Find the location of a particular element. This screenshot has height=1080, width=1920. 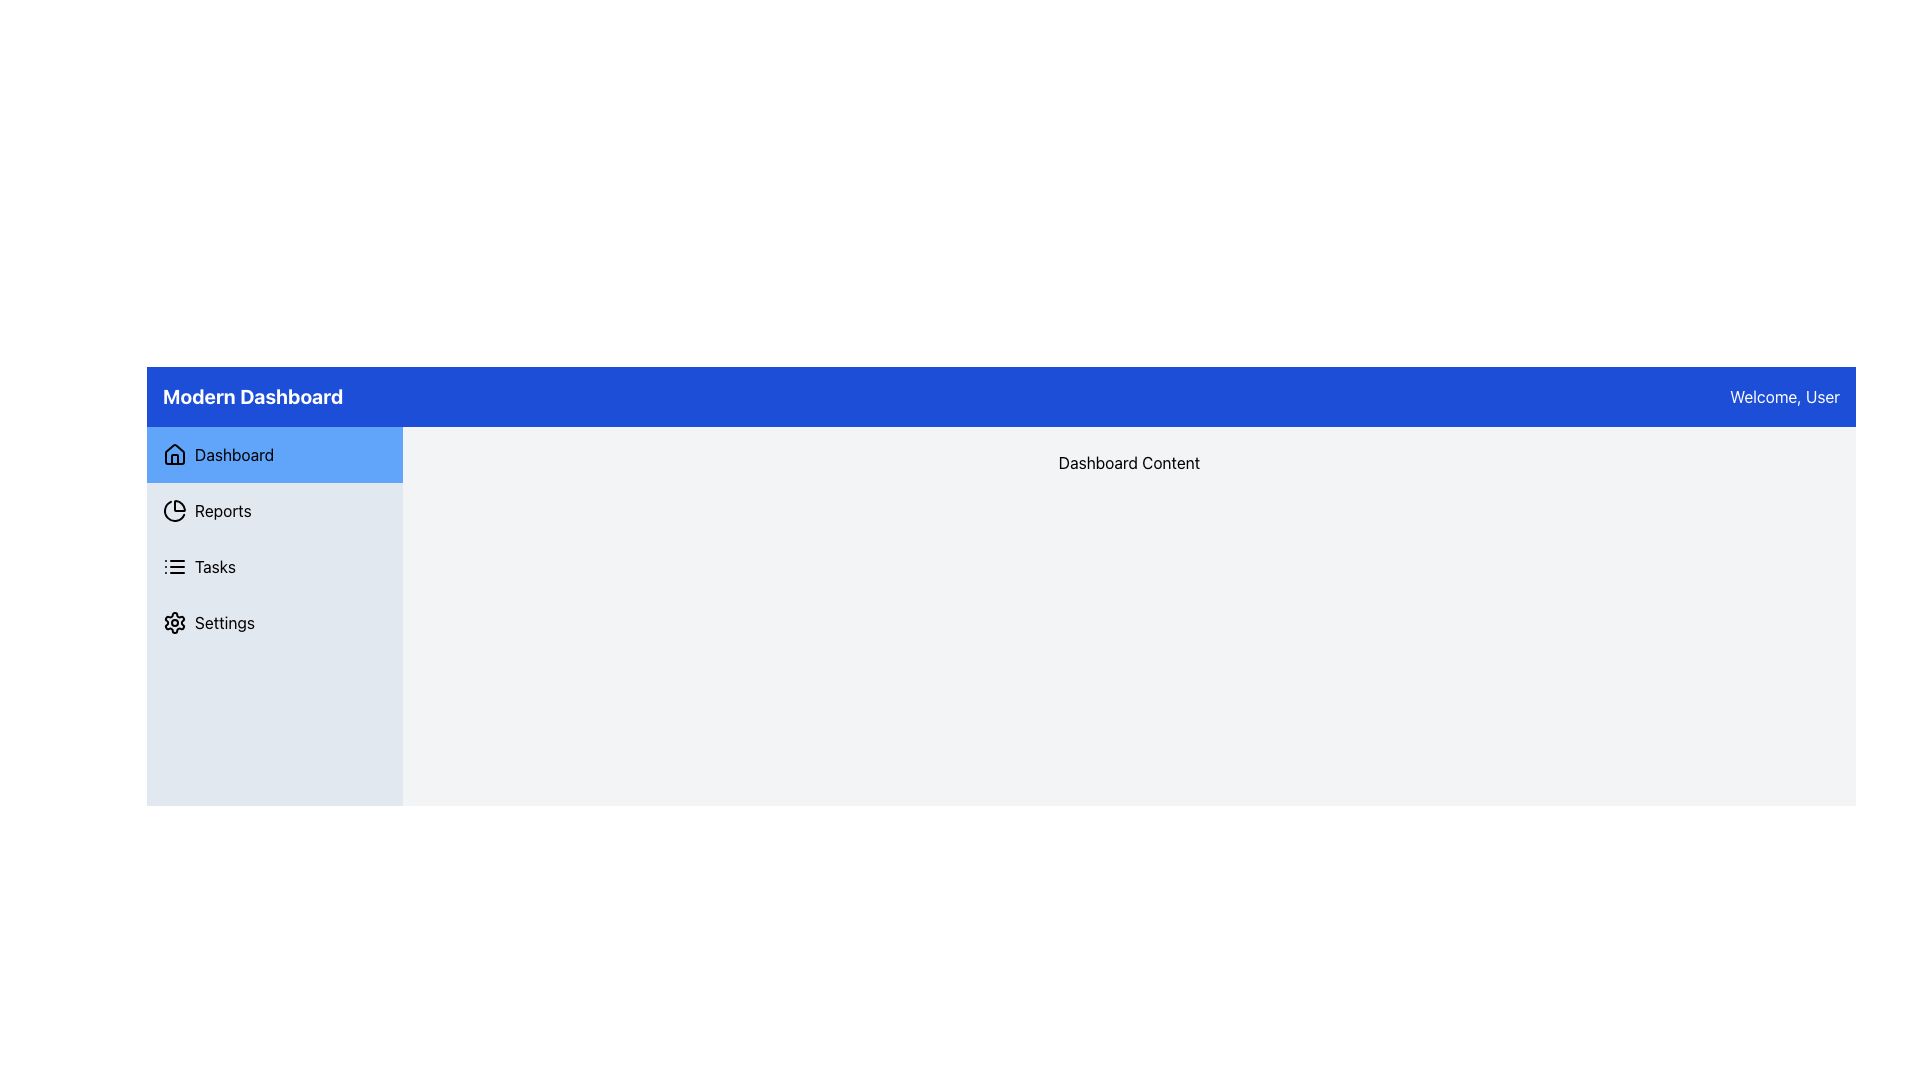

the navigation item located in the vertical menu, directly below the 'Dashboard' option is located at coordinates (273, 509).